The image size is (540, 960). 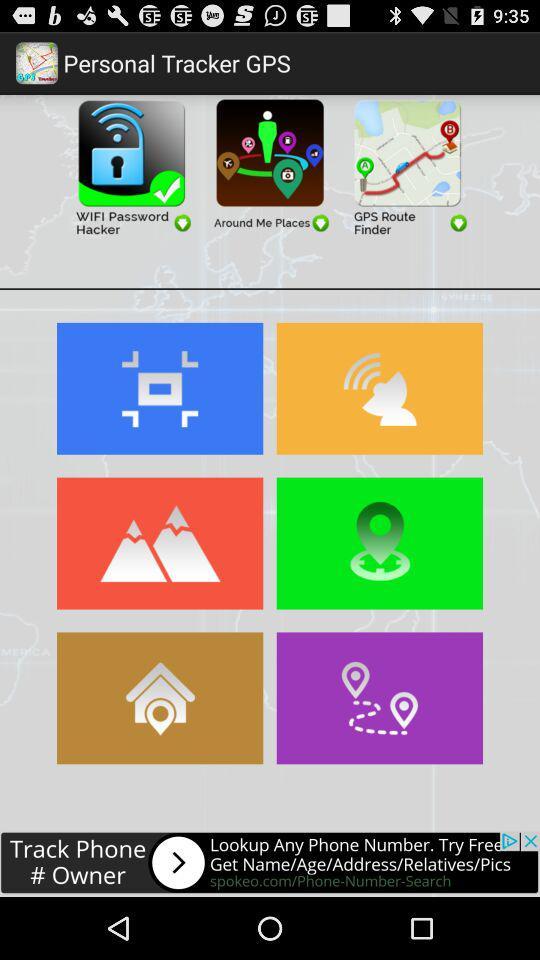 I want to click on the widget, so click(x=406, y=164).